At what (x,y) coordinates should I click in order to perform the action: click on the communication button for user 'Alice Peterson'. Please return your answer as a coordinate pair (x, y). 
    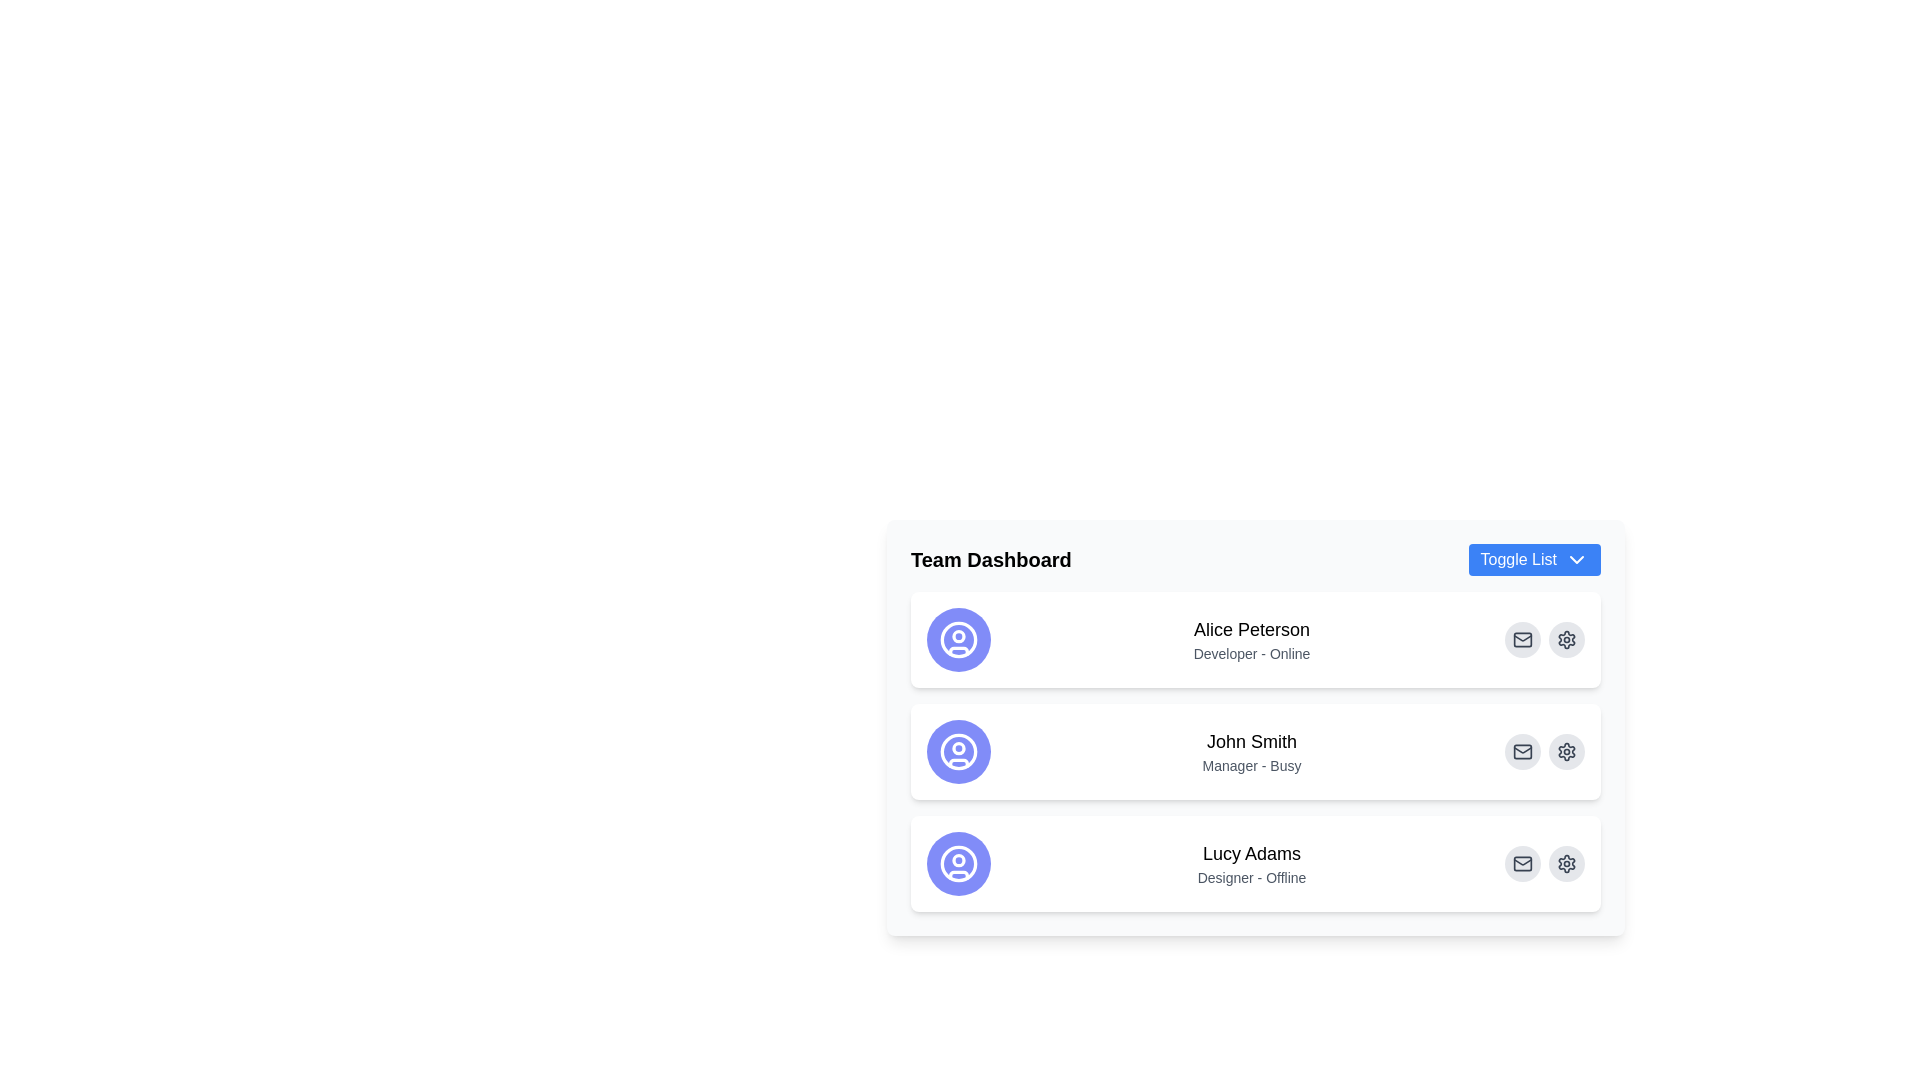
    Looking at the image, I should click on (1521, 640).